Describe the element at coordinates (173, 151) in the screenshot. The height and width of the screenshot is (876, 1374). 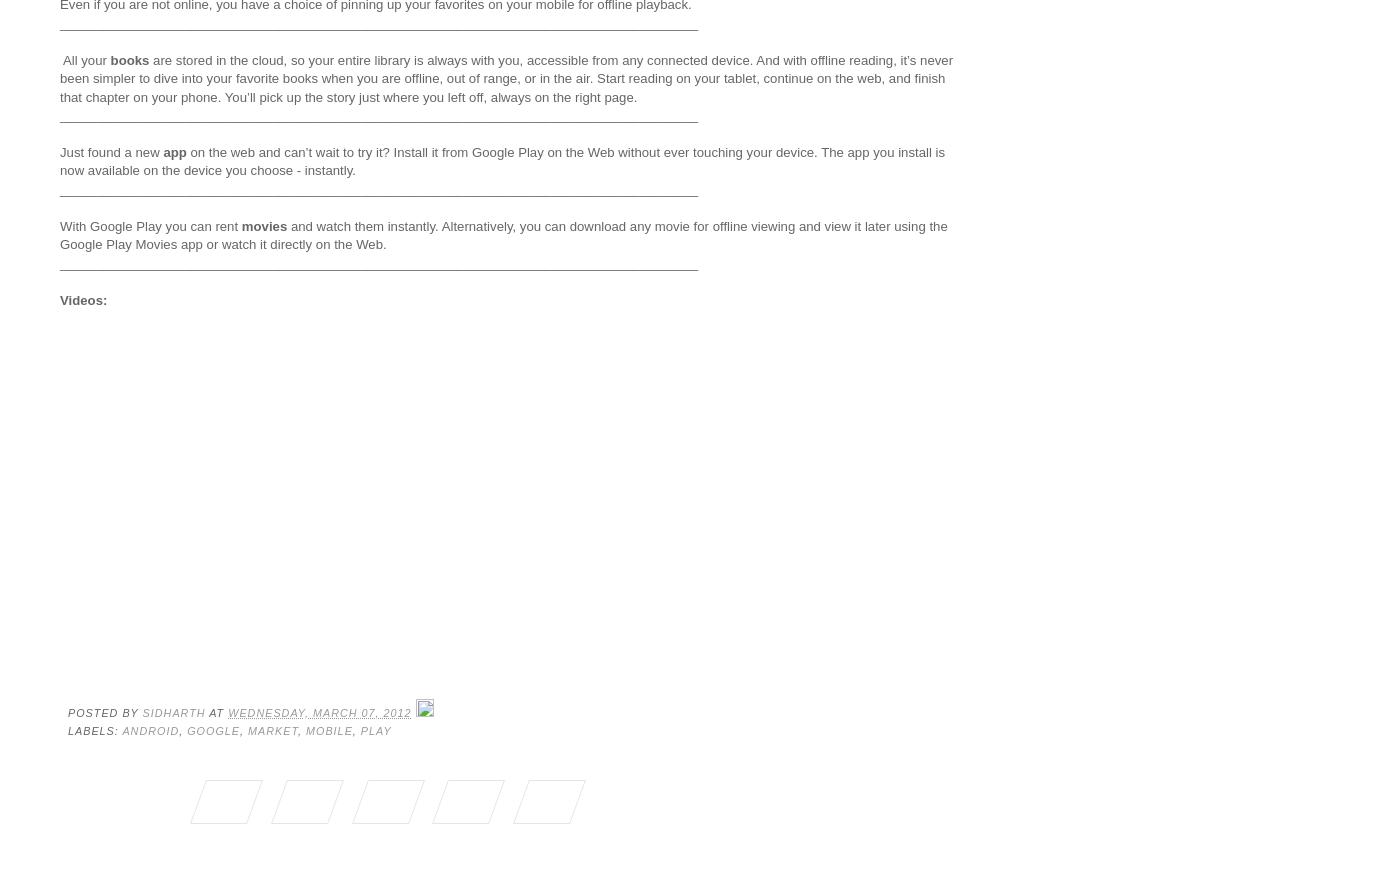
I see `'app'` at that location.